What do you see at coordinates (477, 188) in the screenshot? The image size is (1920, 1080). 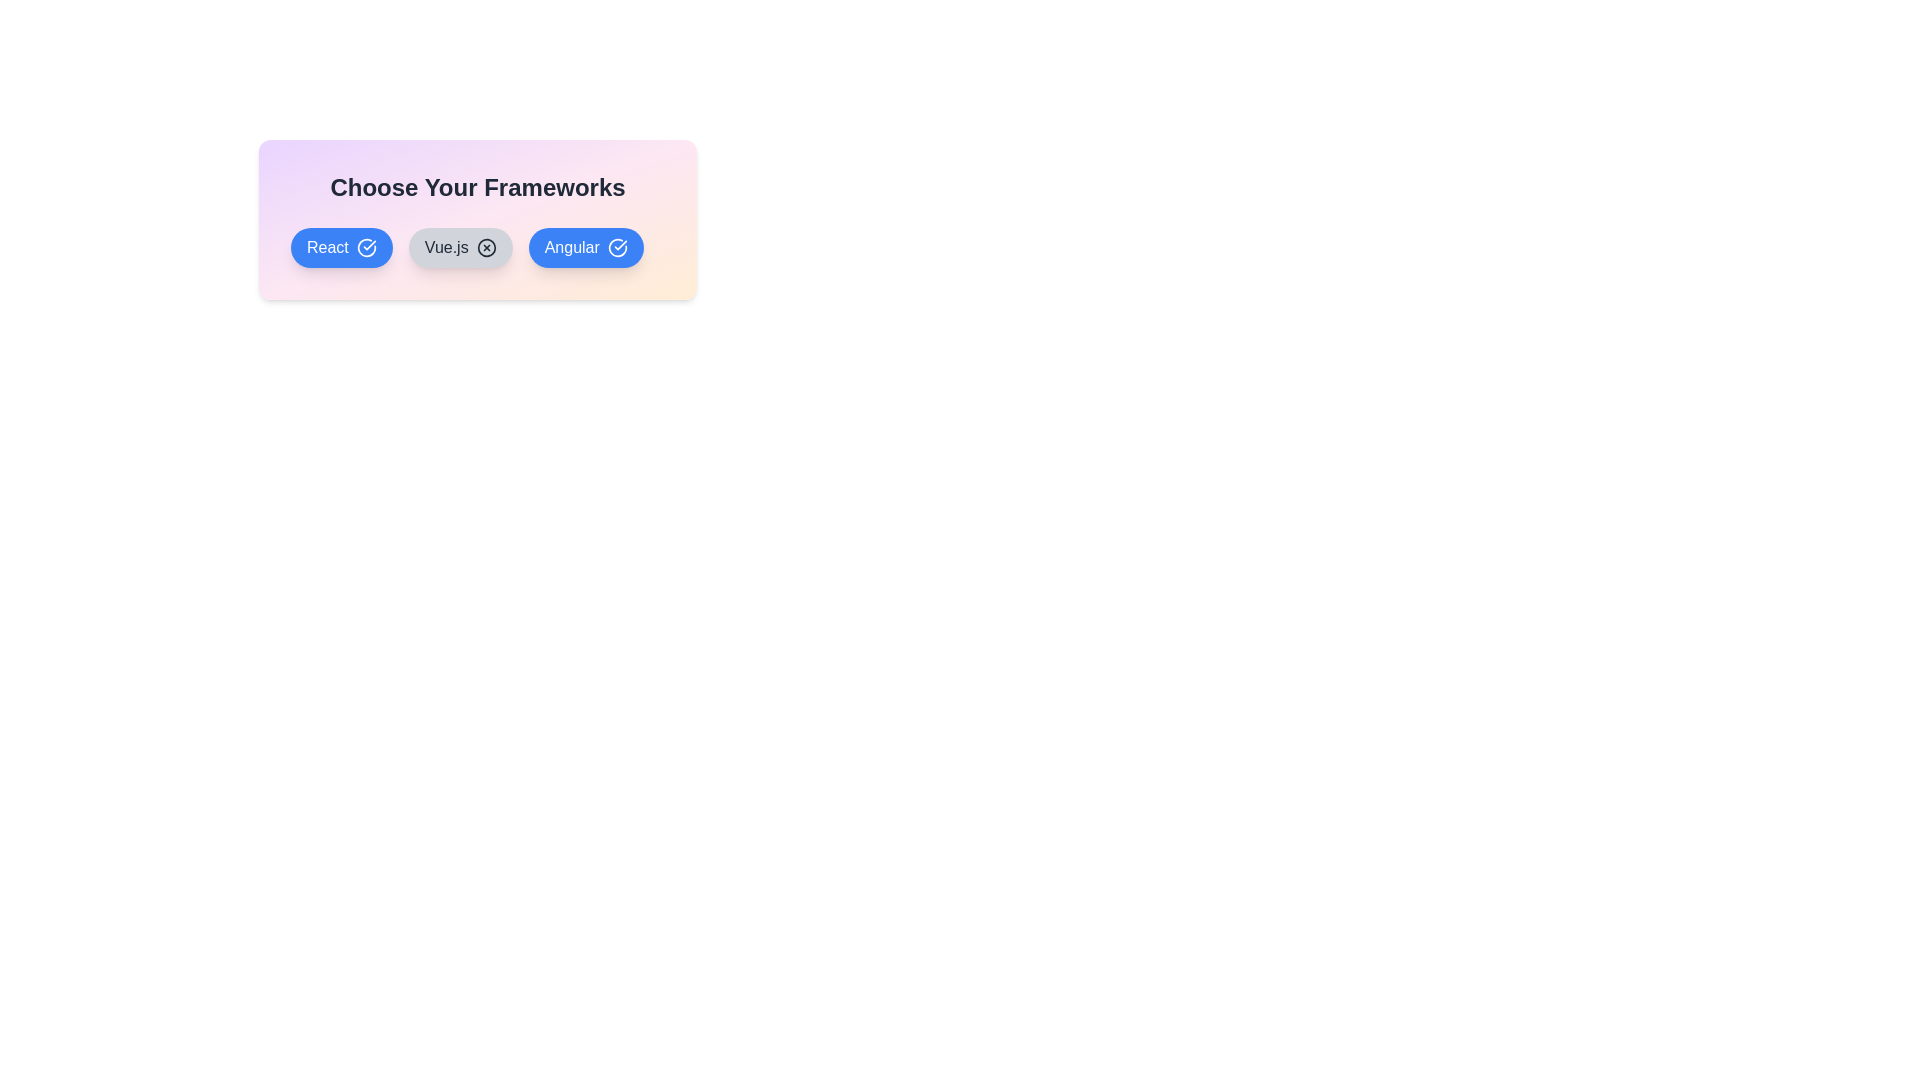 I see `the header text and copy it to the clipboard` at bounding box center [477, 188].